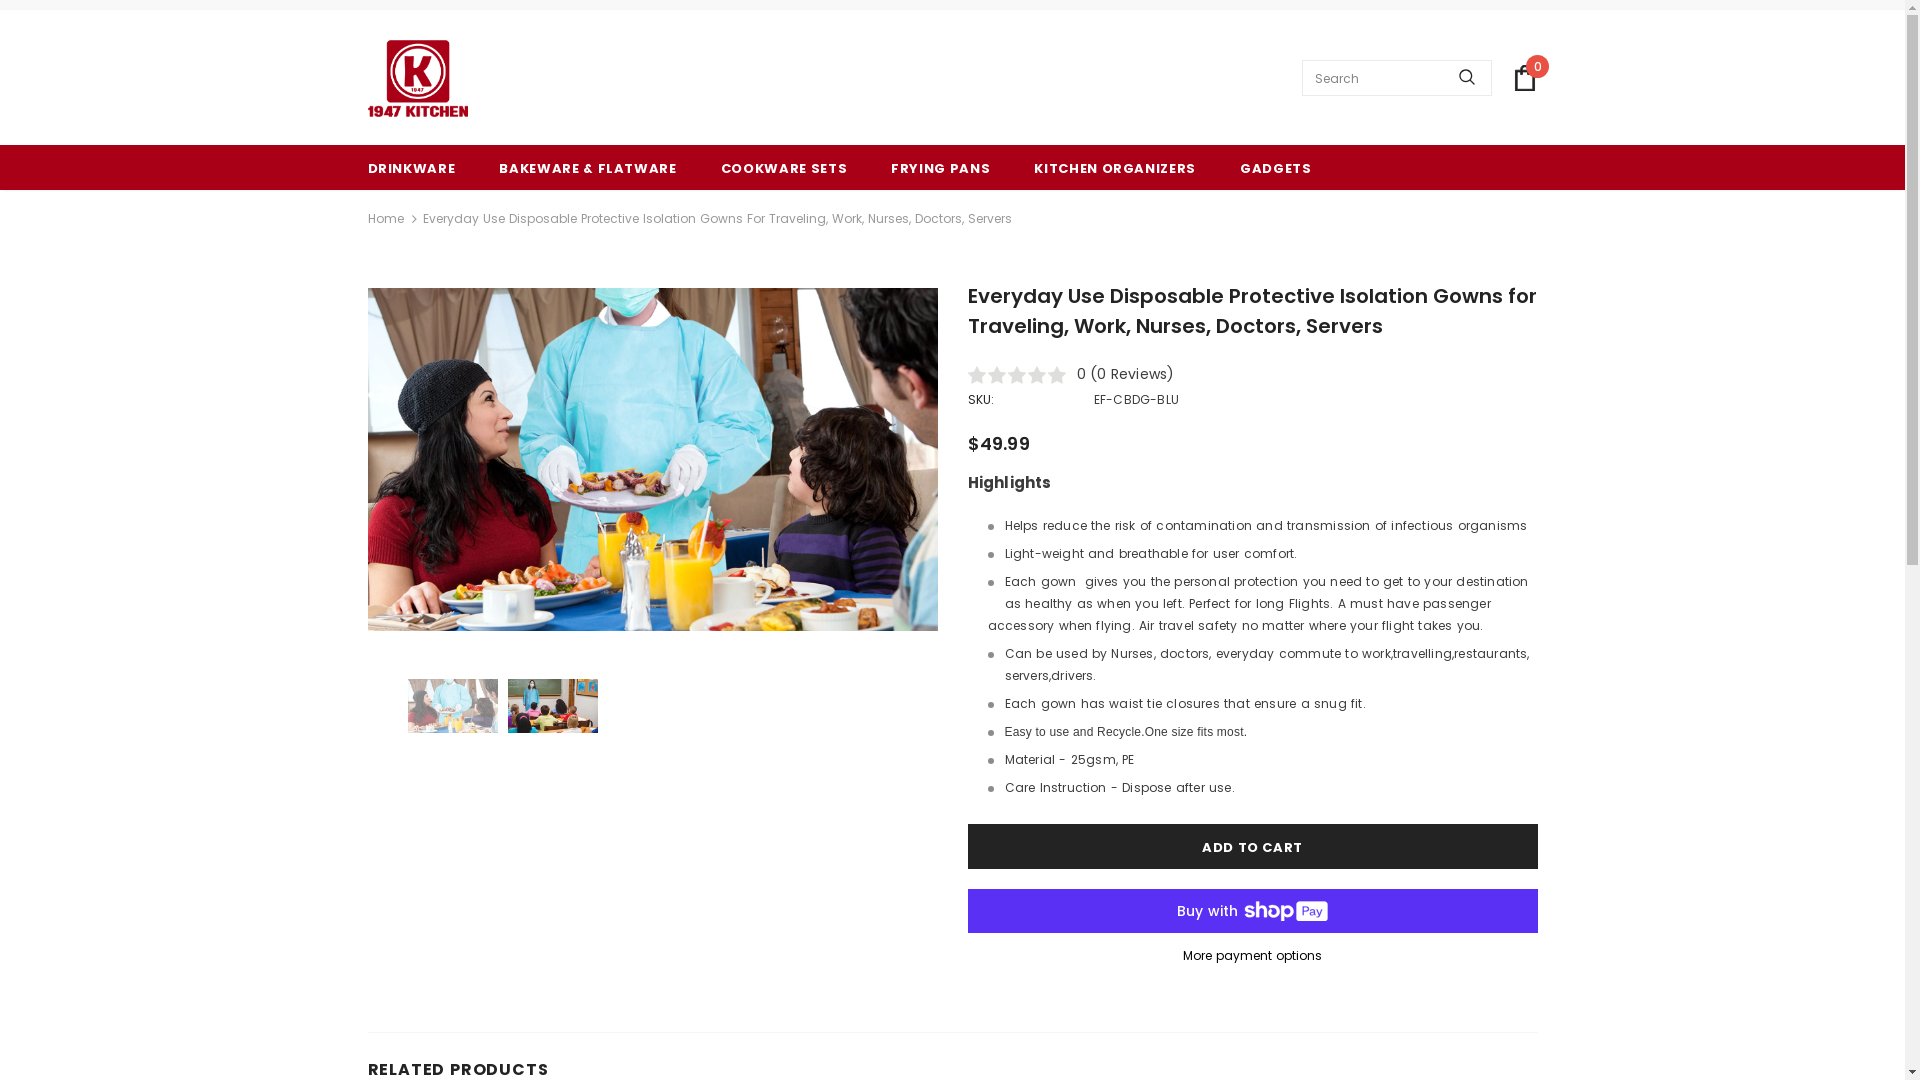 Image resolution: width=1920 pixels, height=1080 pixels. I want to click on 'Add to cart', so click(1251, 846).